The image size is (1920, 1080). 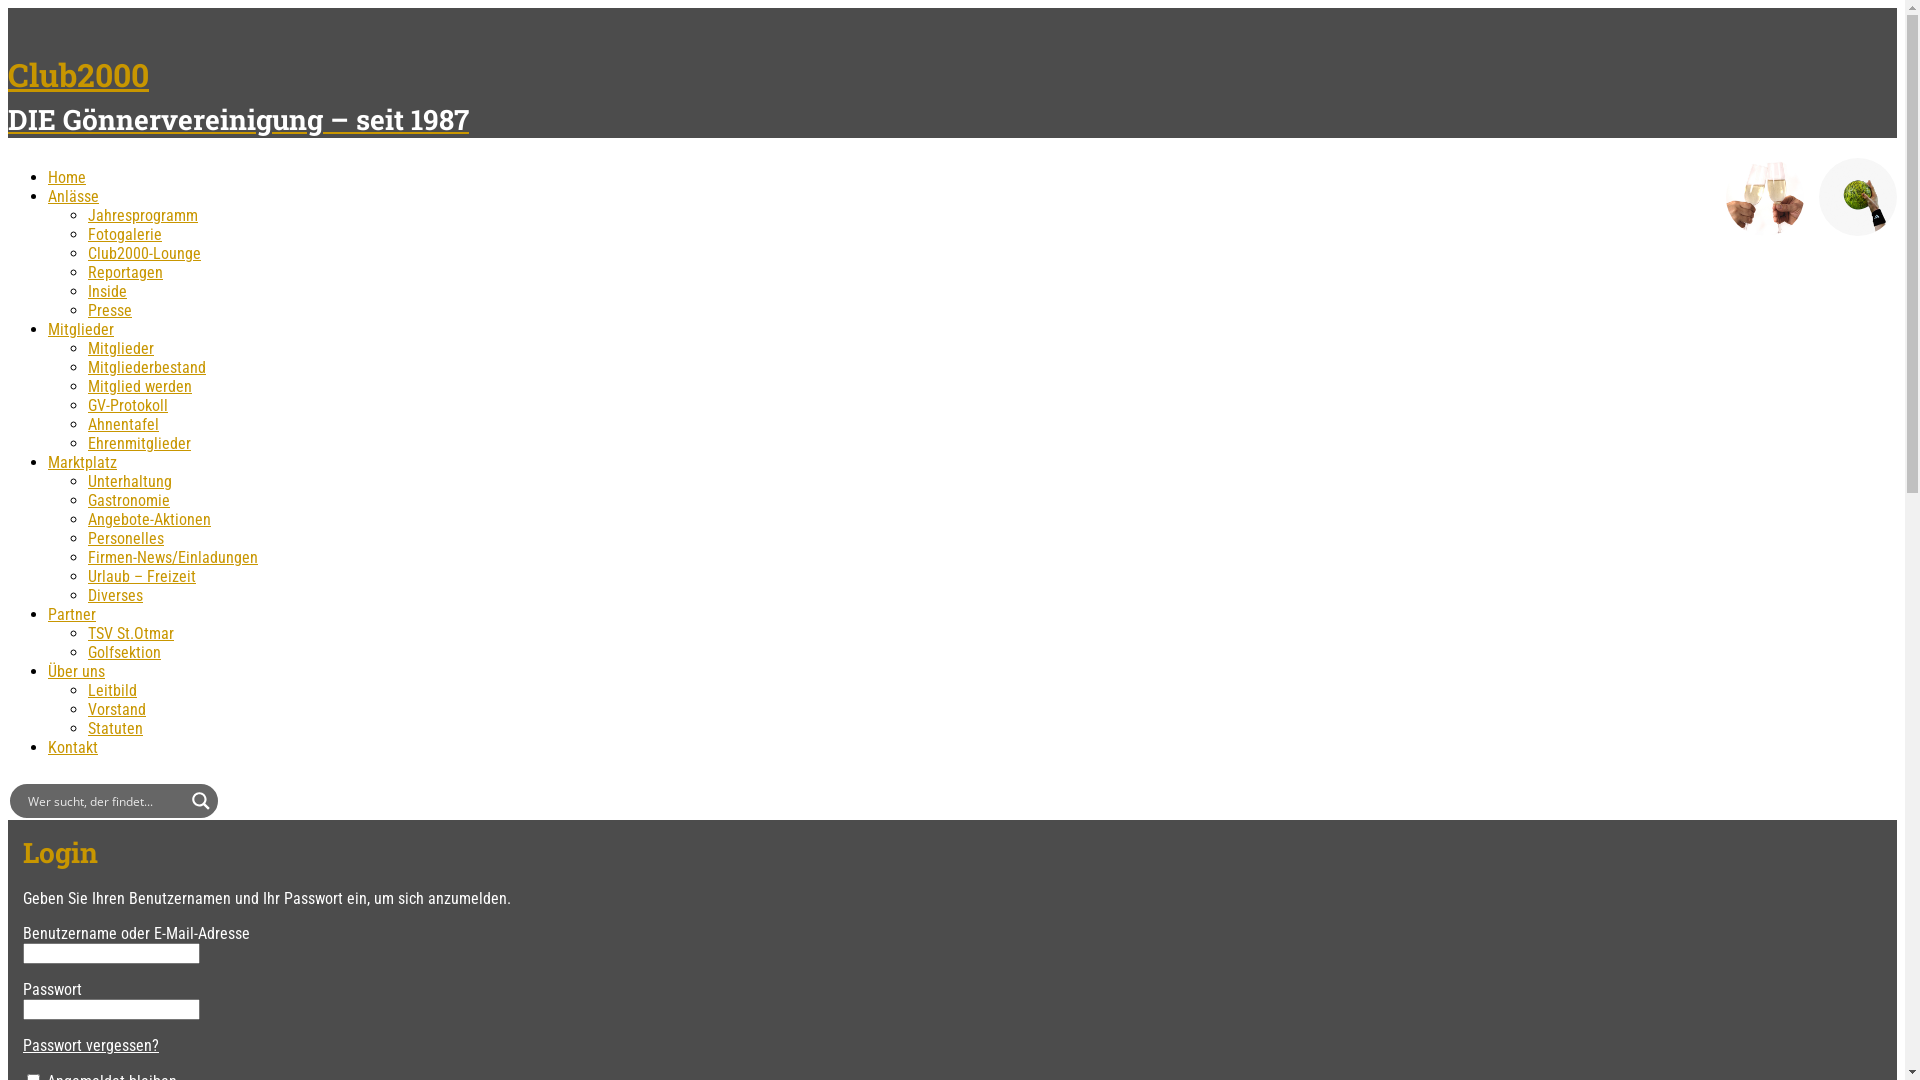 I want to click on 'Unterhaltung', so click(x=128, y=481).